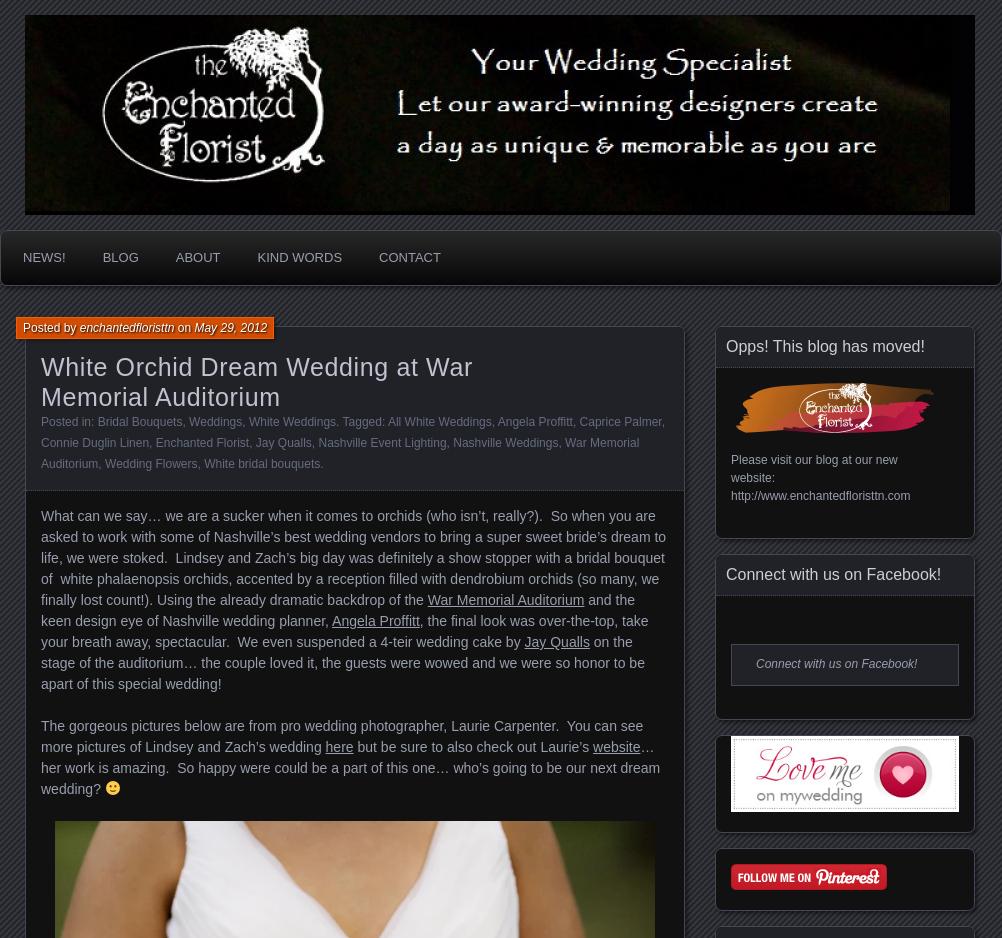  I want to click on ', the final look was over-the-top, take your breath away, spectacular.  We even suspended a 4-teir wedding cake by', so click(344, 631).